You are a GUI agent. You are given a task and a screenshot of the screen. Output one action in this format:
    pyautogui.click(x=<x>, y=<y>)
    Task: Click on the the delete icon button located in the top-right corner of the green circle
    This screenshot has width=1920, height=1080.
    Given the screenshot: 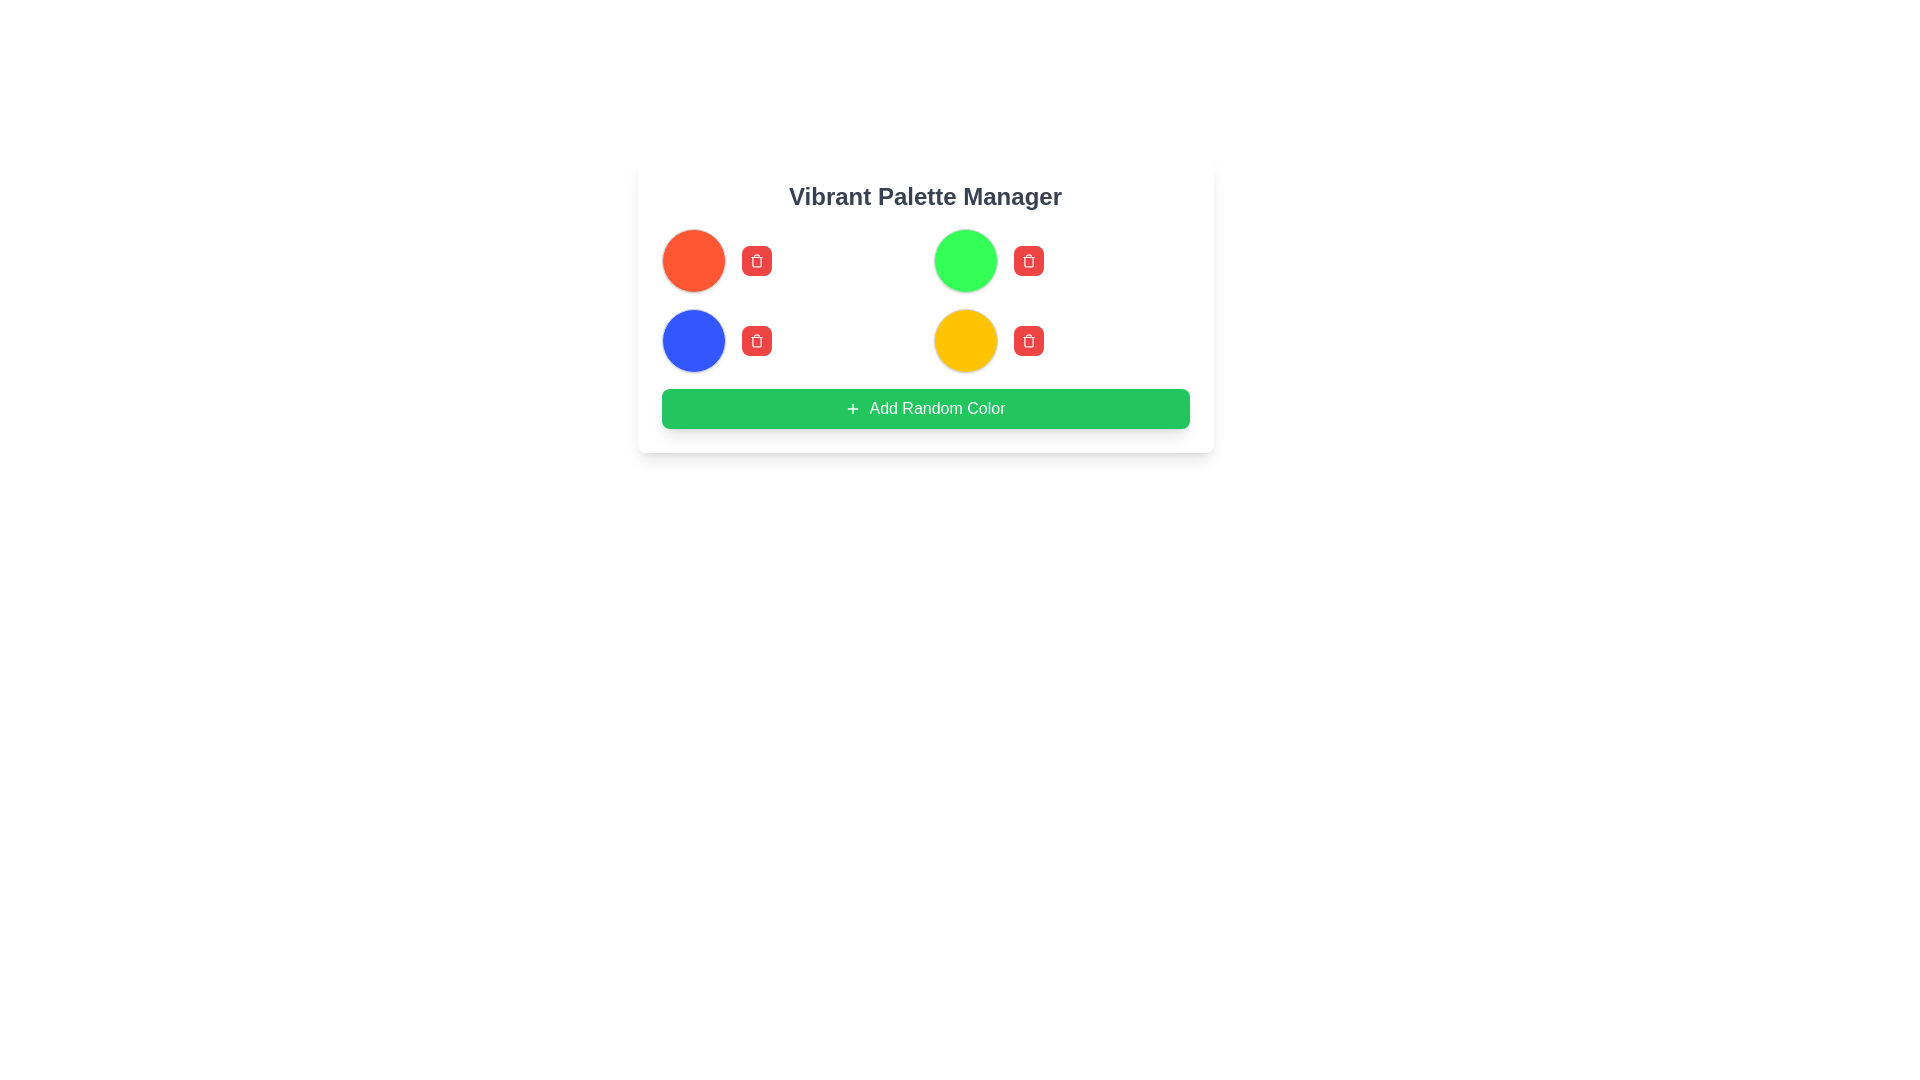 What is the action you would take?
    pyautogui.click(x=1028, y=260)
    